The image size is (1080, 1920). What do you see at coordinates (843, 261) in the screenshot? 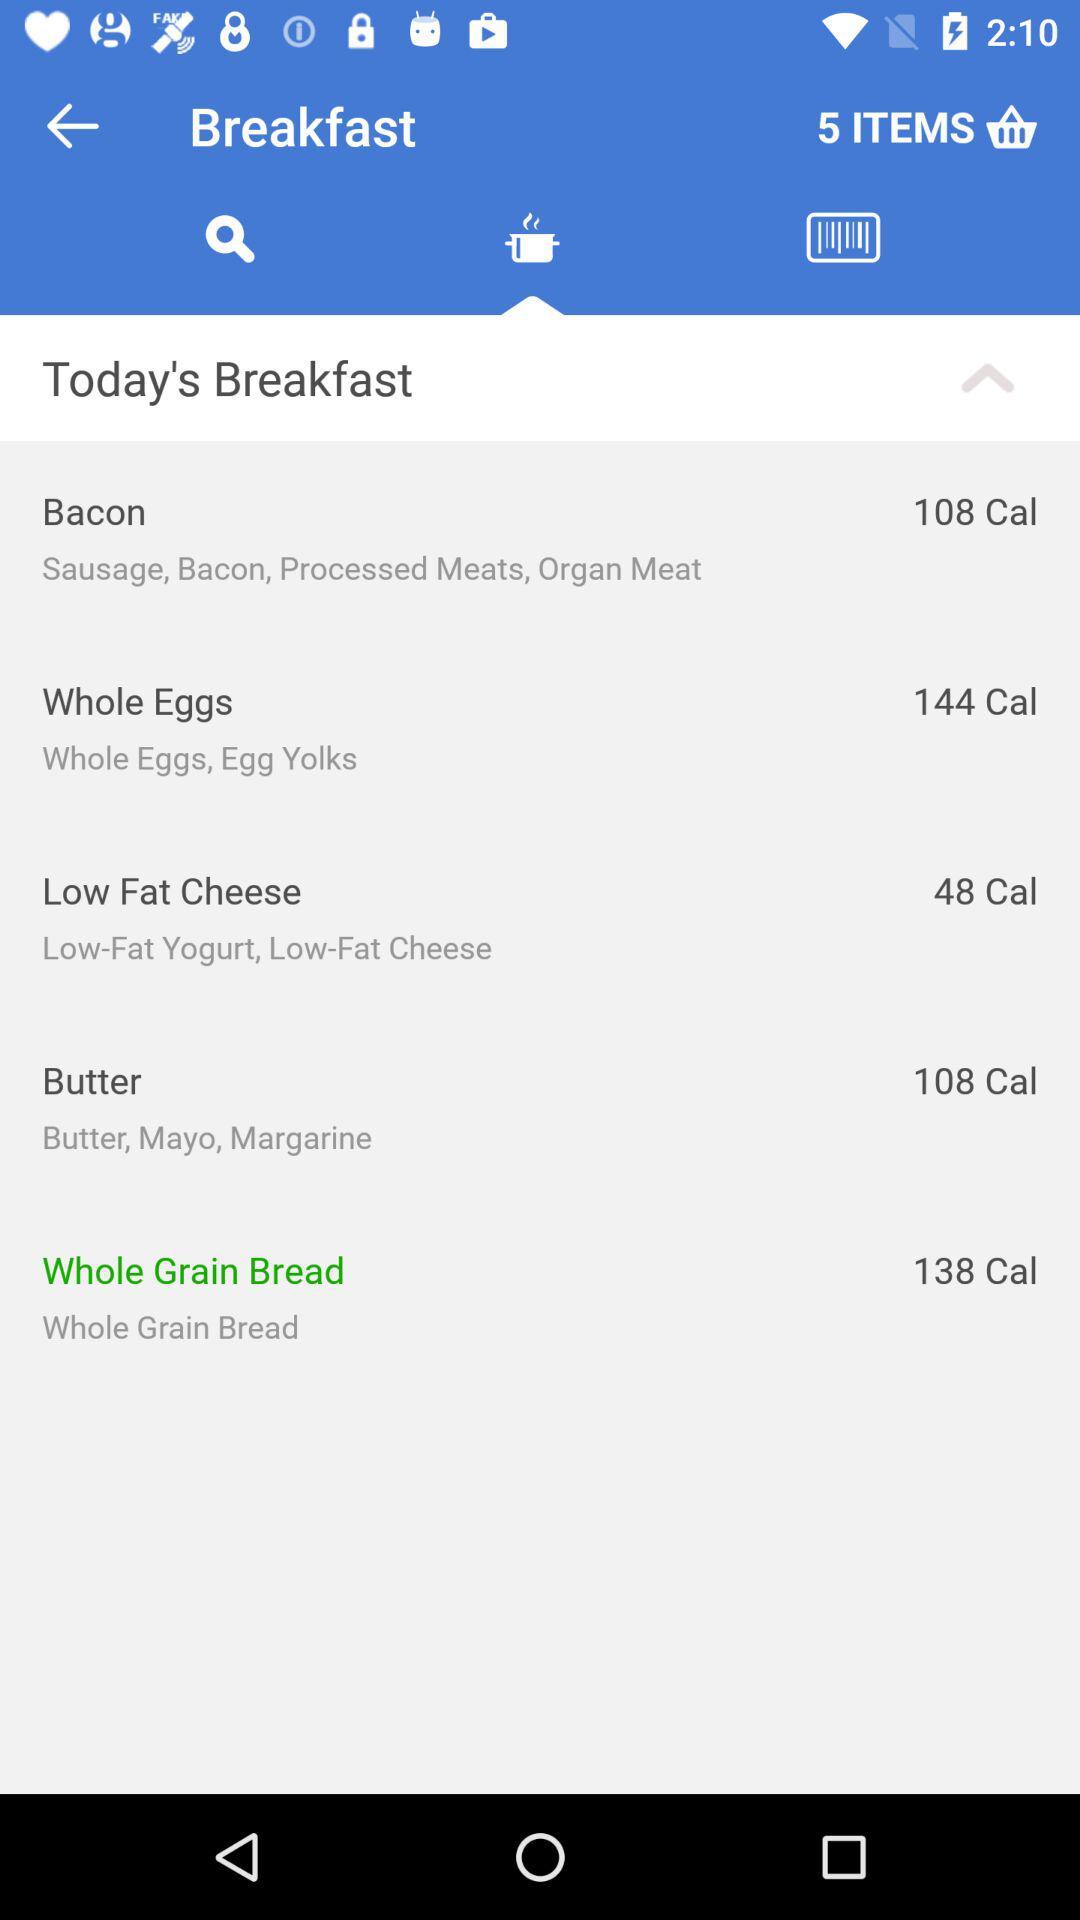
I see `diet history` at bounding box center [843, 261].